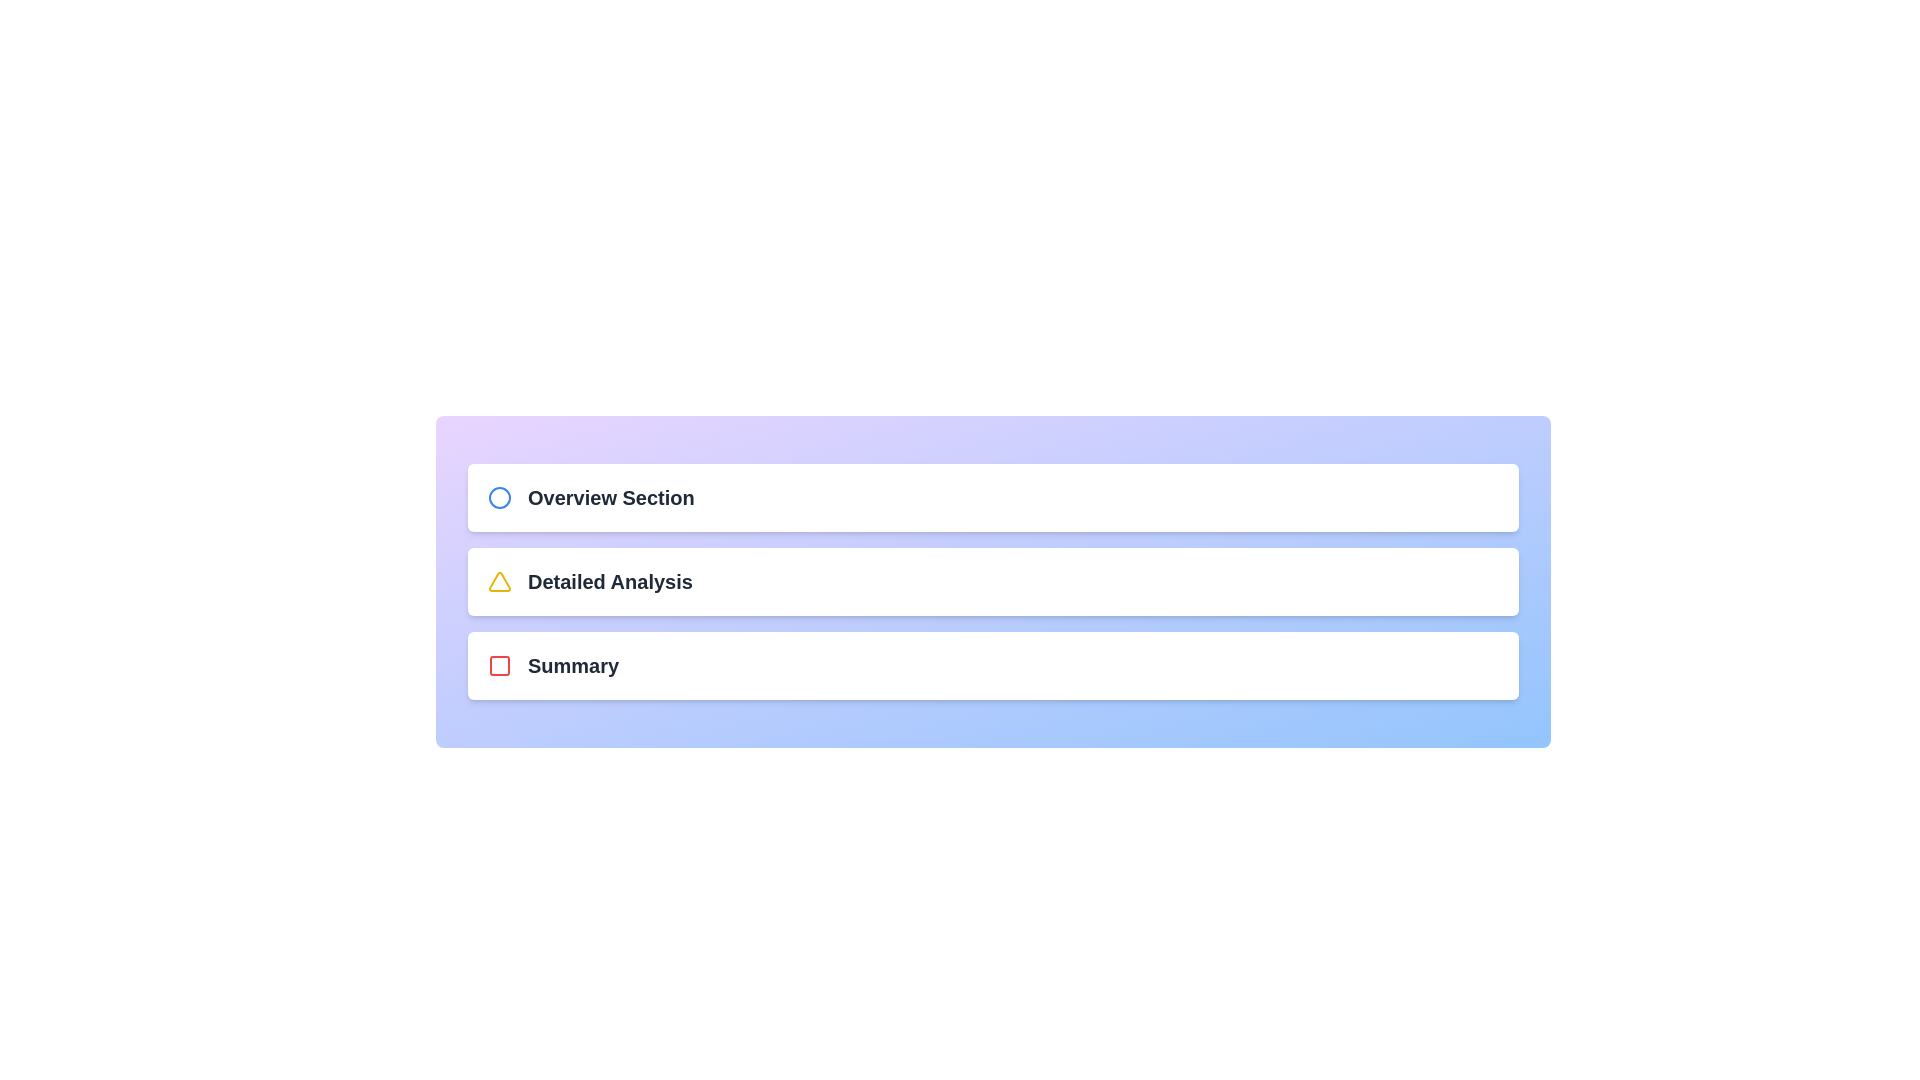  I want to click on the Text label with a heading style that serves as a section header for the 'Overview' part of the interface, positioned slightly to the left of the horizontal center, so click(610, 496).